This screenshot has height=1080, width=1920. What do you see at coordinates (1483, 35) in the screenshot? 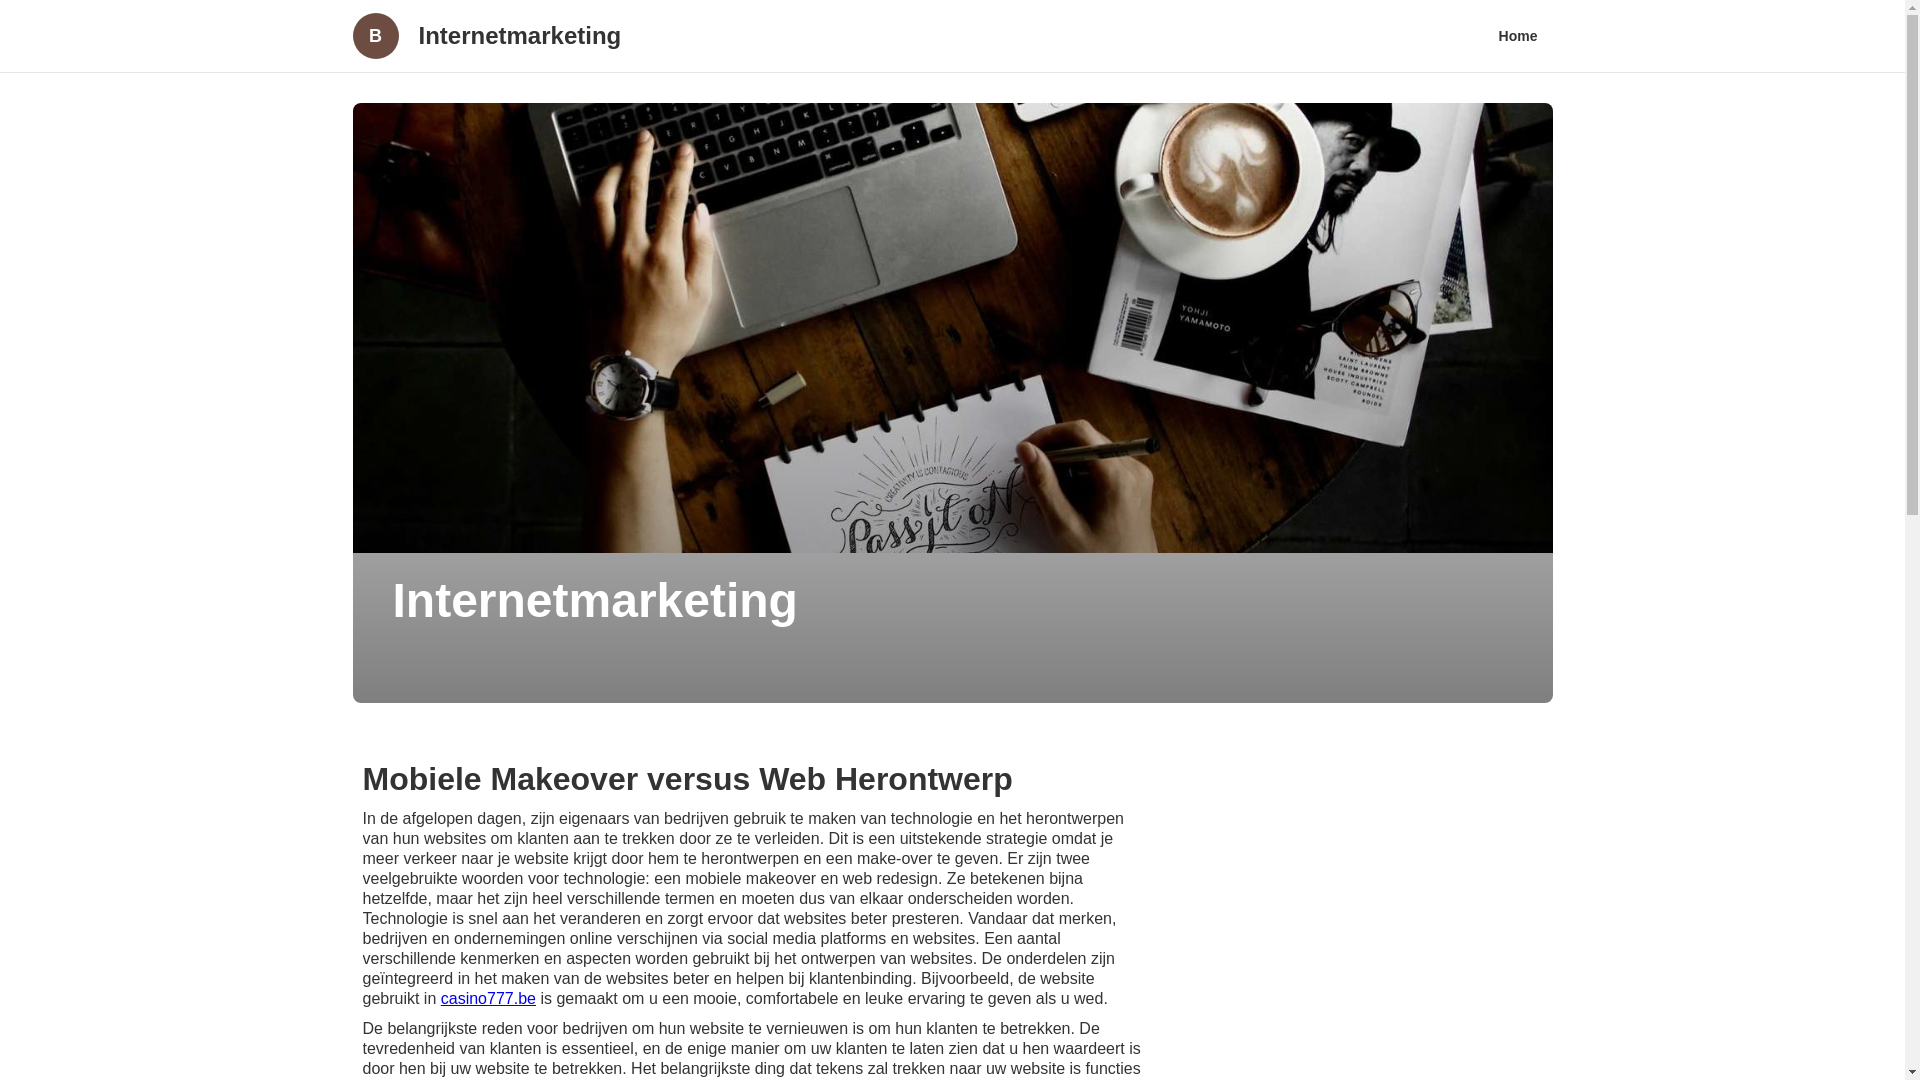
I see `'Home'` at bounding box center [1483, 35].